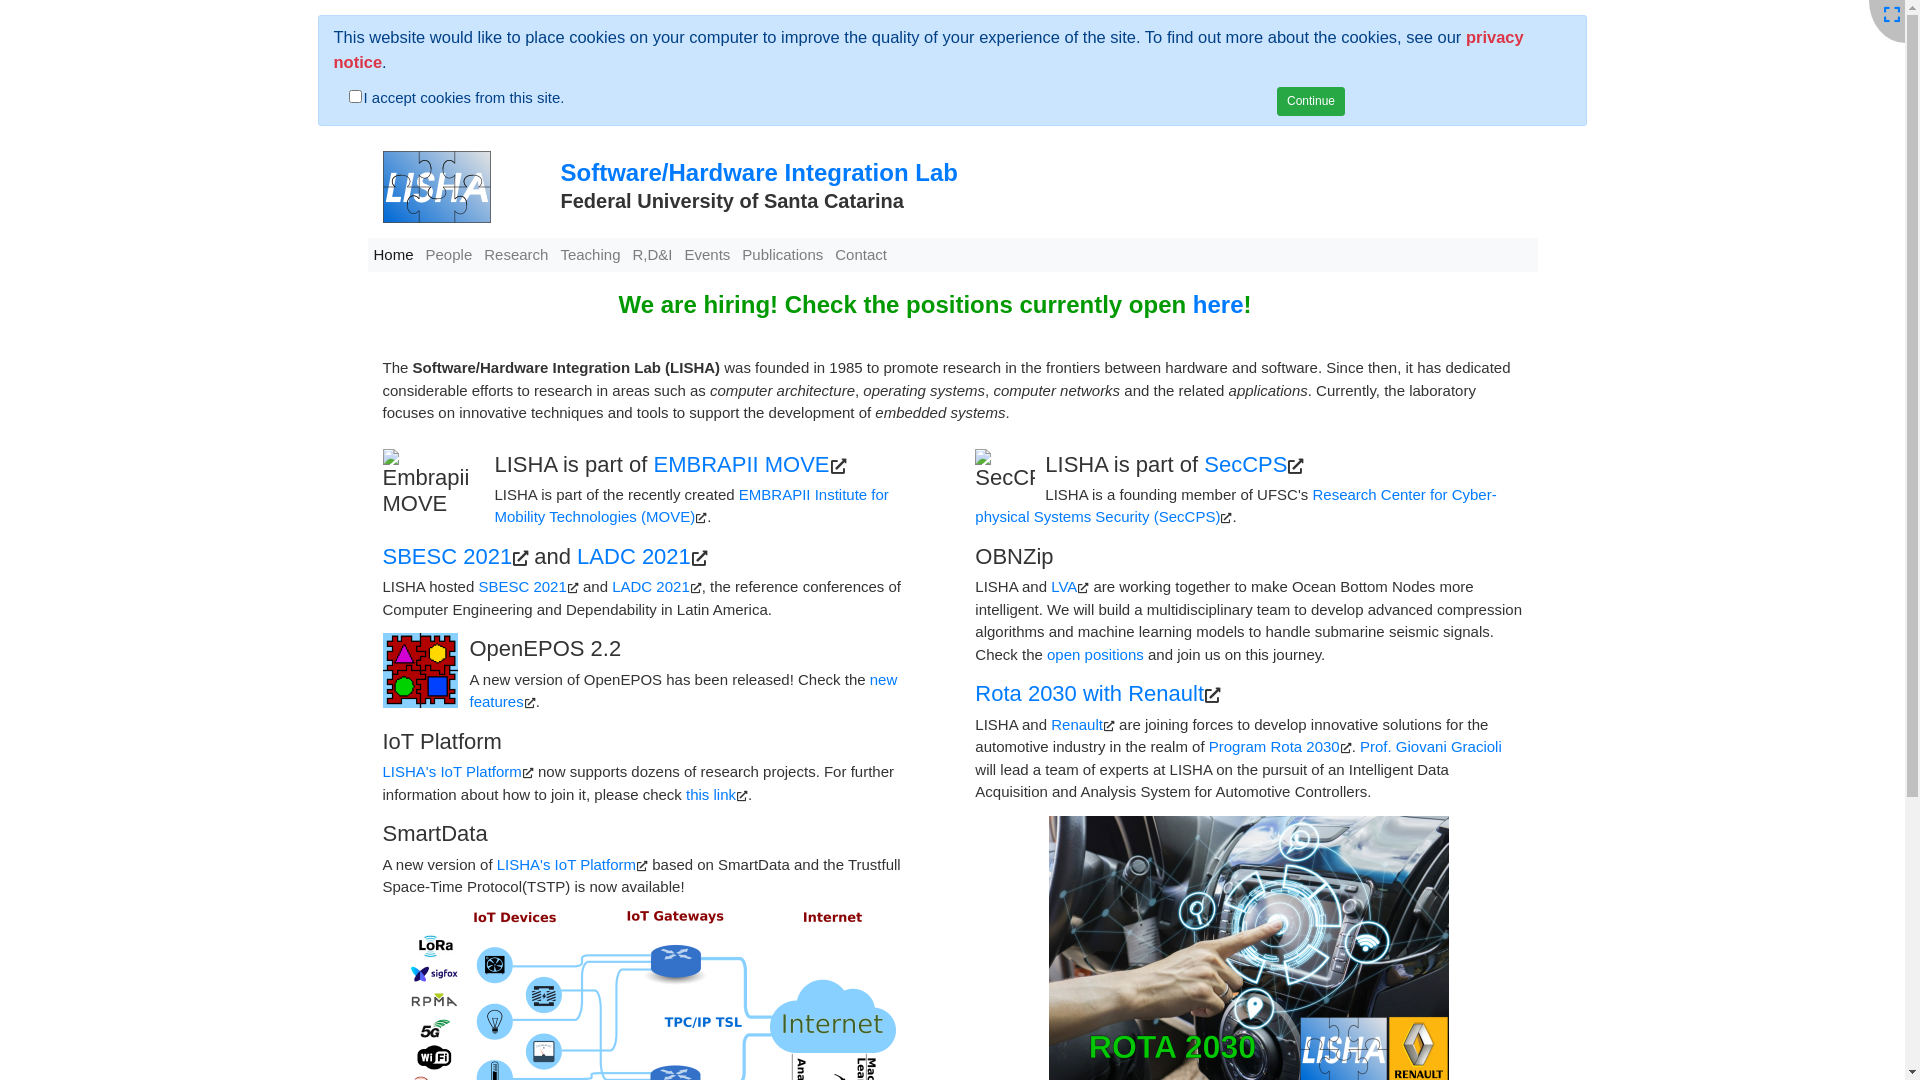  Describe the element at coordinates (739, 464) in the screenshot. I see `'EMBRAPII MOVE'` at that location.